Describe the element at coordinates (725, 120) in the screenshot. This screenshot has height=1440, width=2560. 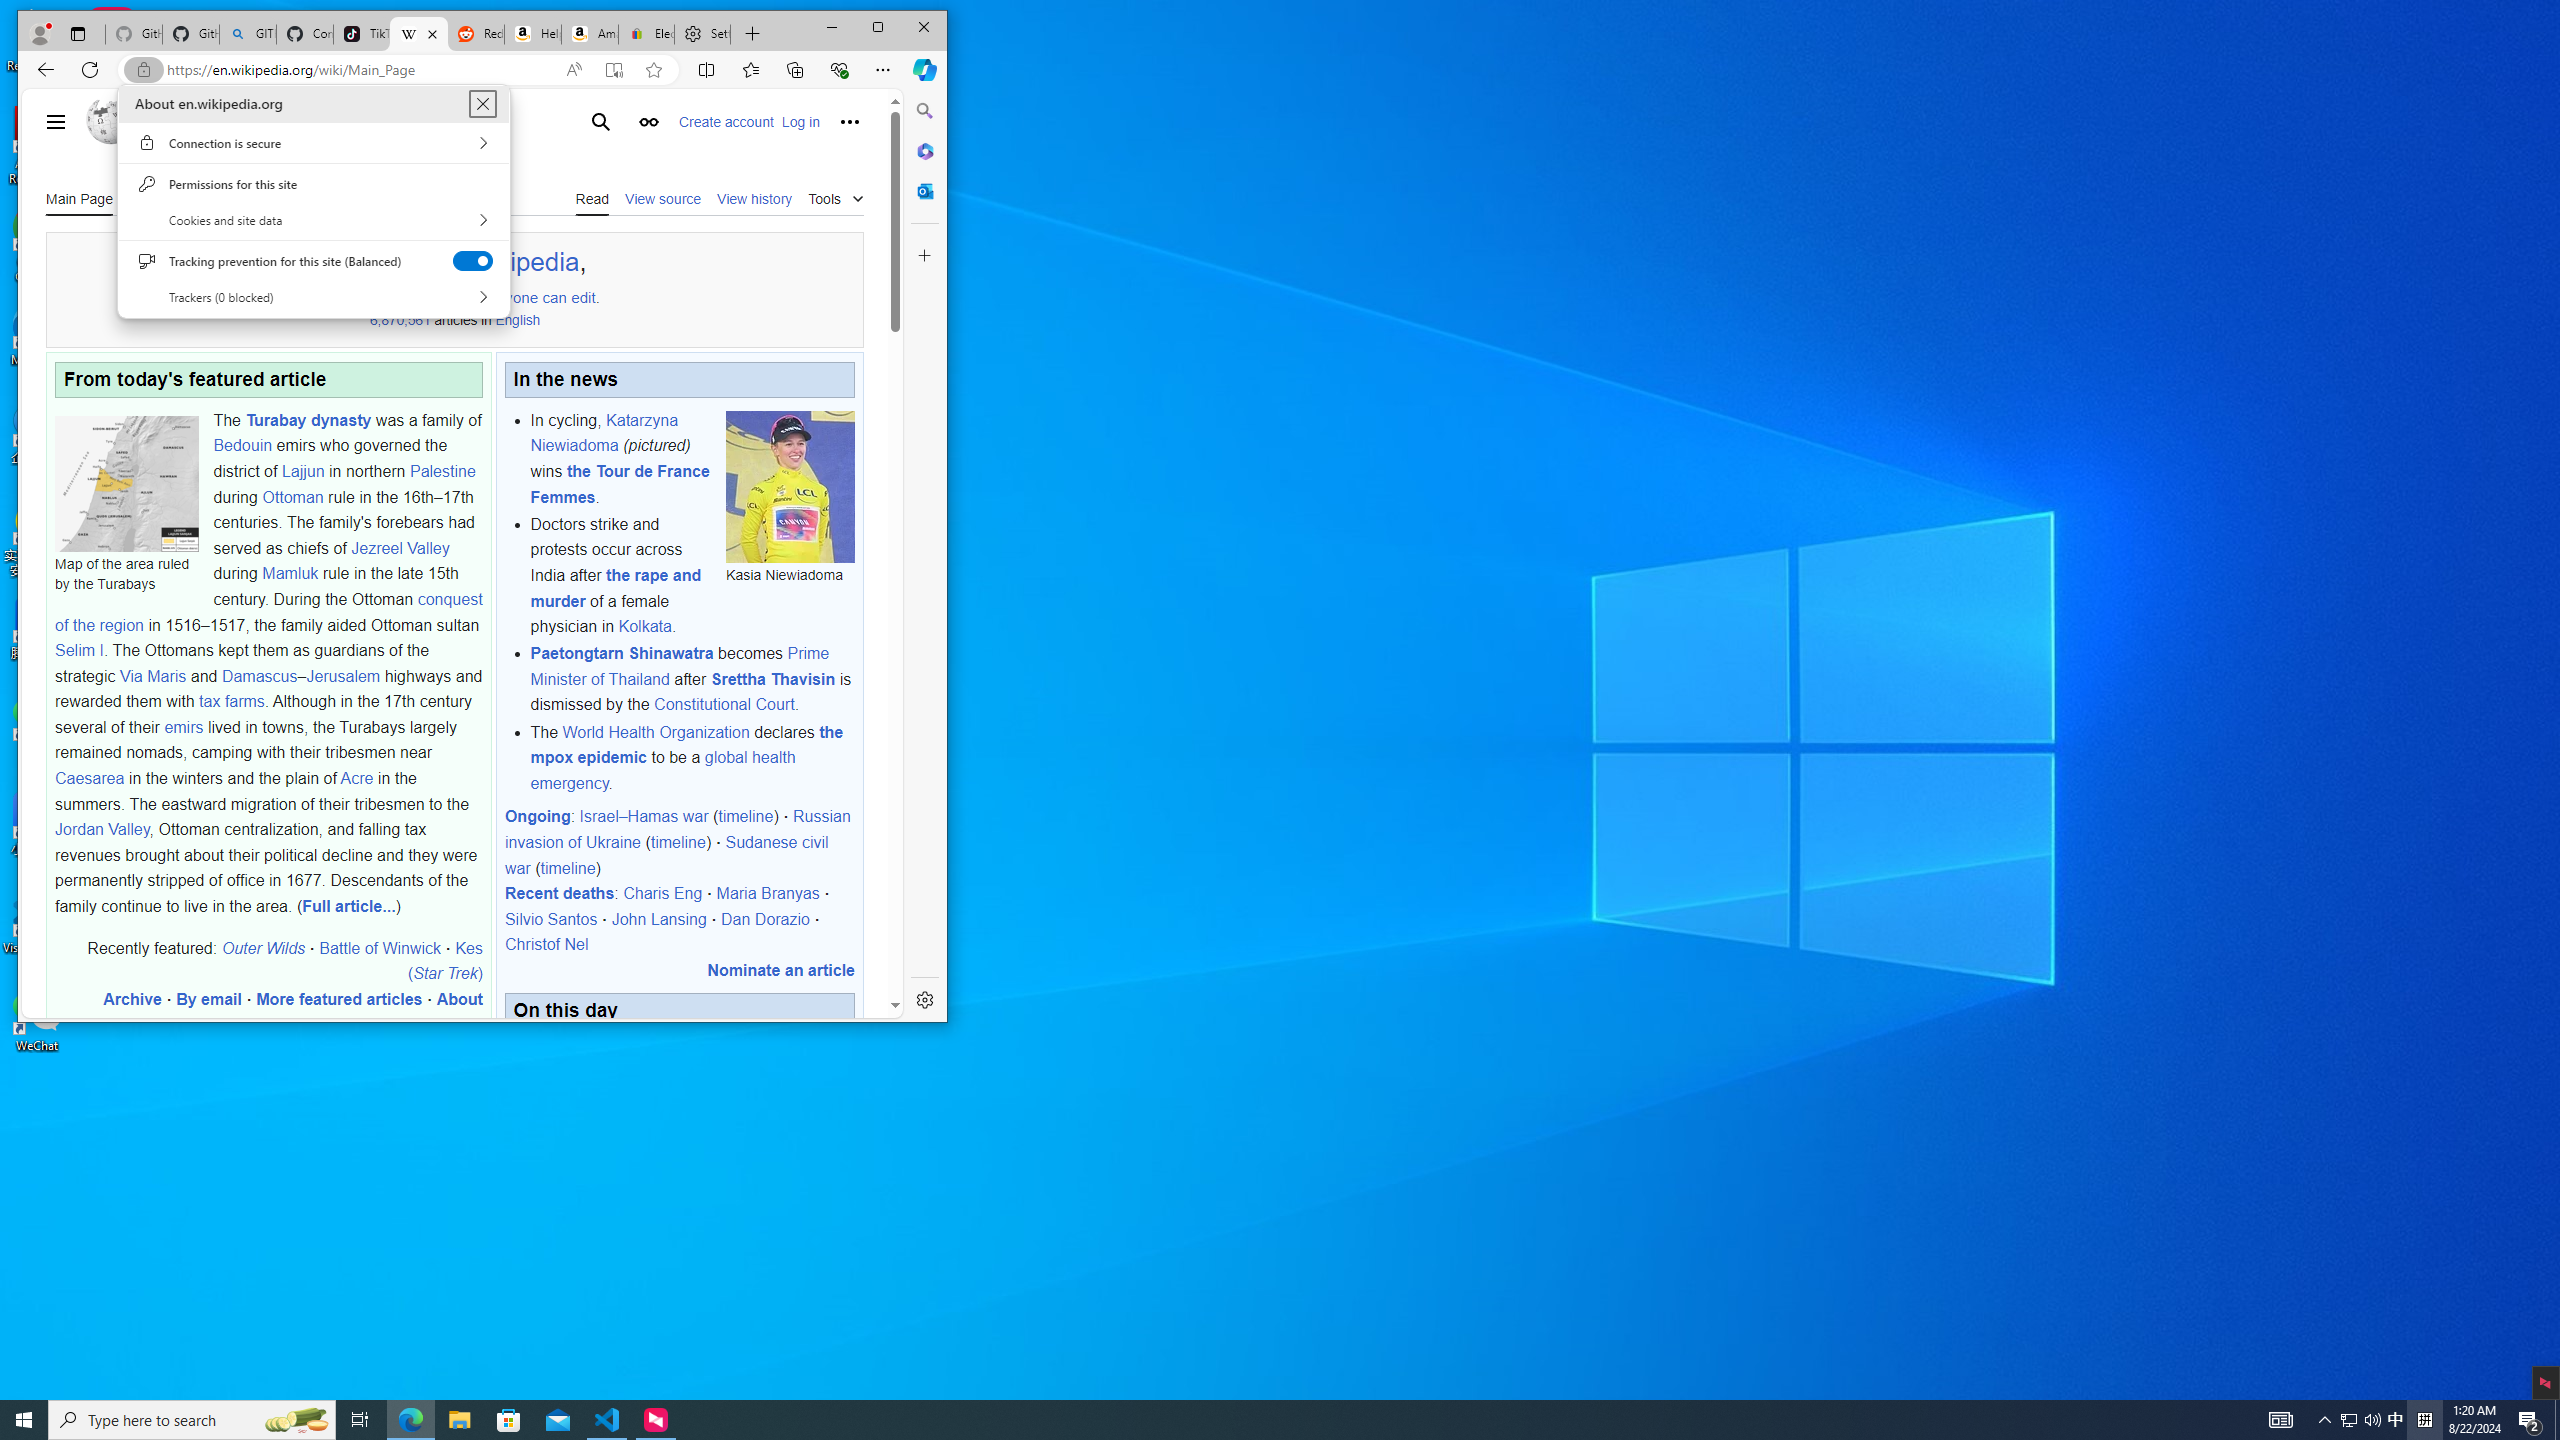
I see `'Create account'` at that location.